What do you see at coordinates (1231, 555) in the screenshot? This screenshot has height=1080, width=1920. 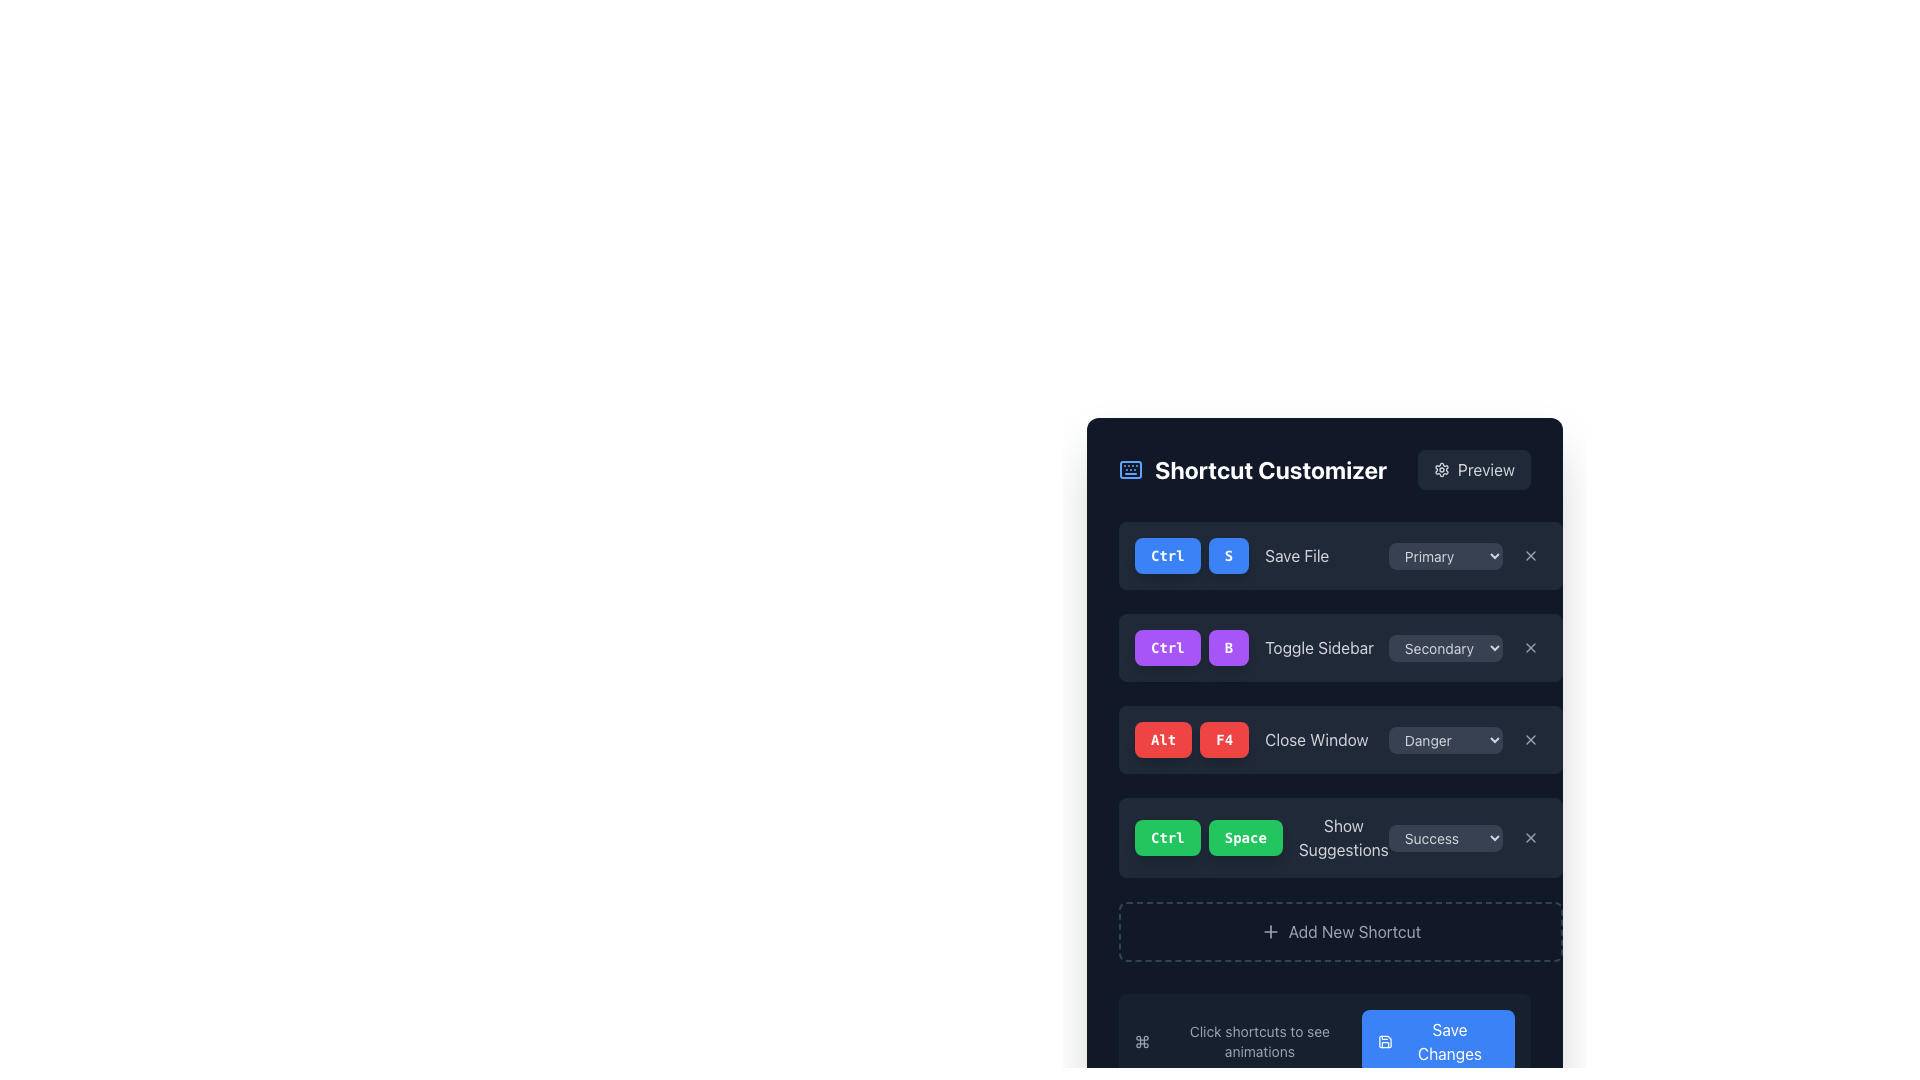 I see `the 'Ctrl' and 'S' buttons in the first shortcut row of the 'Shortcut Customizer' panel` at bounding box center [1231, 555].